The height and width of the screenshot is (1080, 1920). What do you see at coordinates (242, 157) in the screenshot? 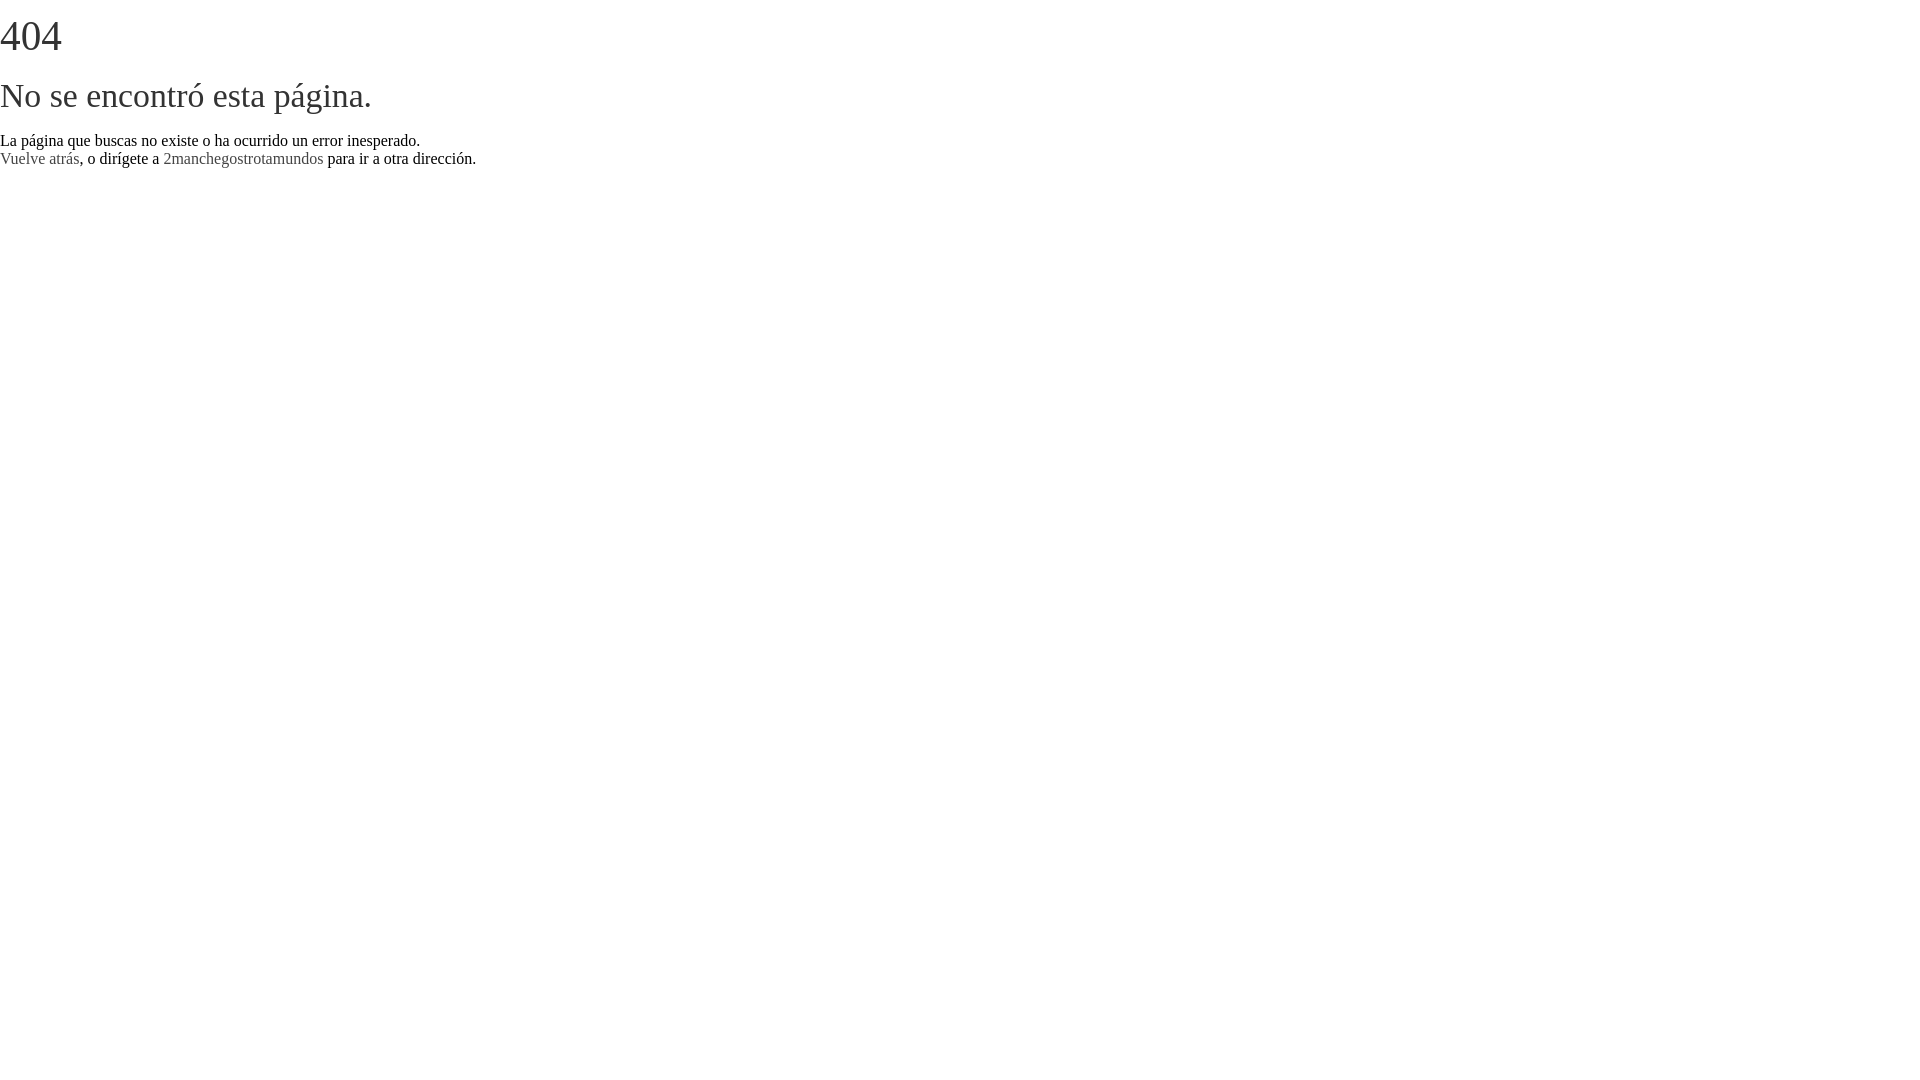
I see `'2manchegostrotamundos'` at bounding box center [242, 157].